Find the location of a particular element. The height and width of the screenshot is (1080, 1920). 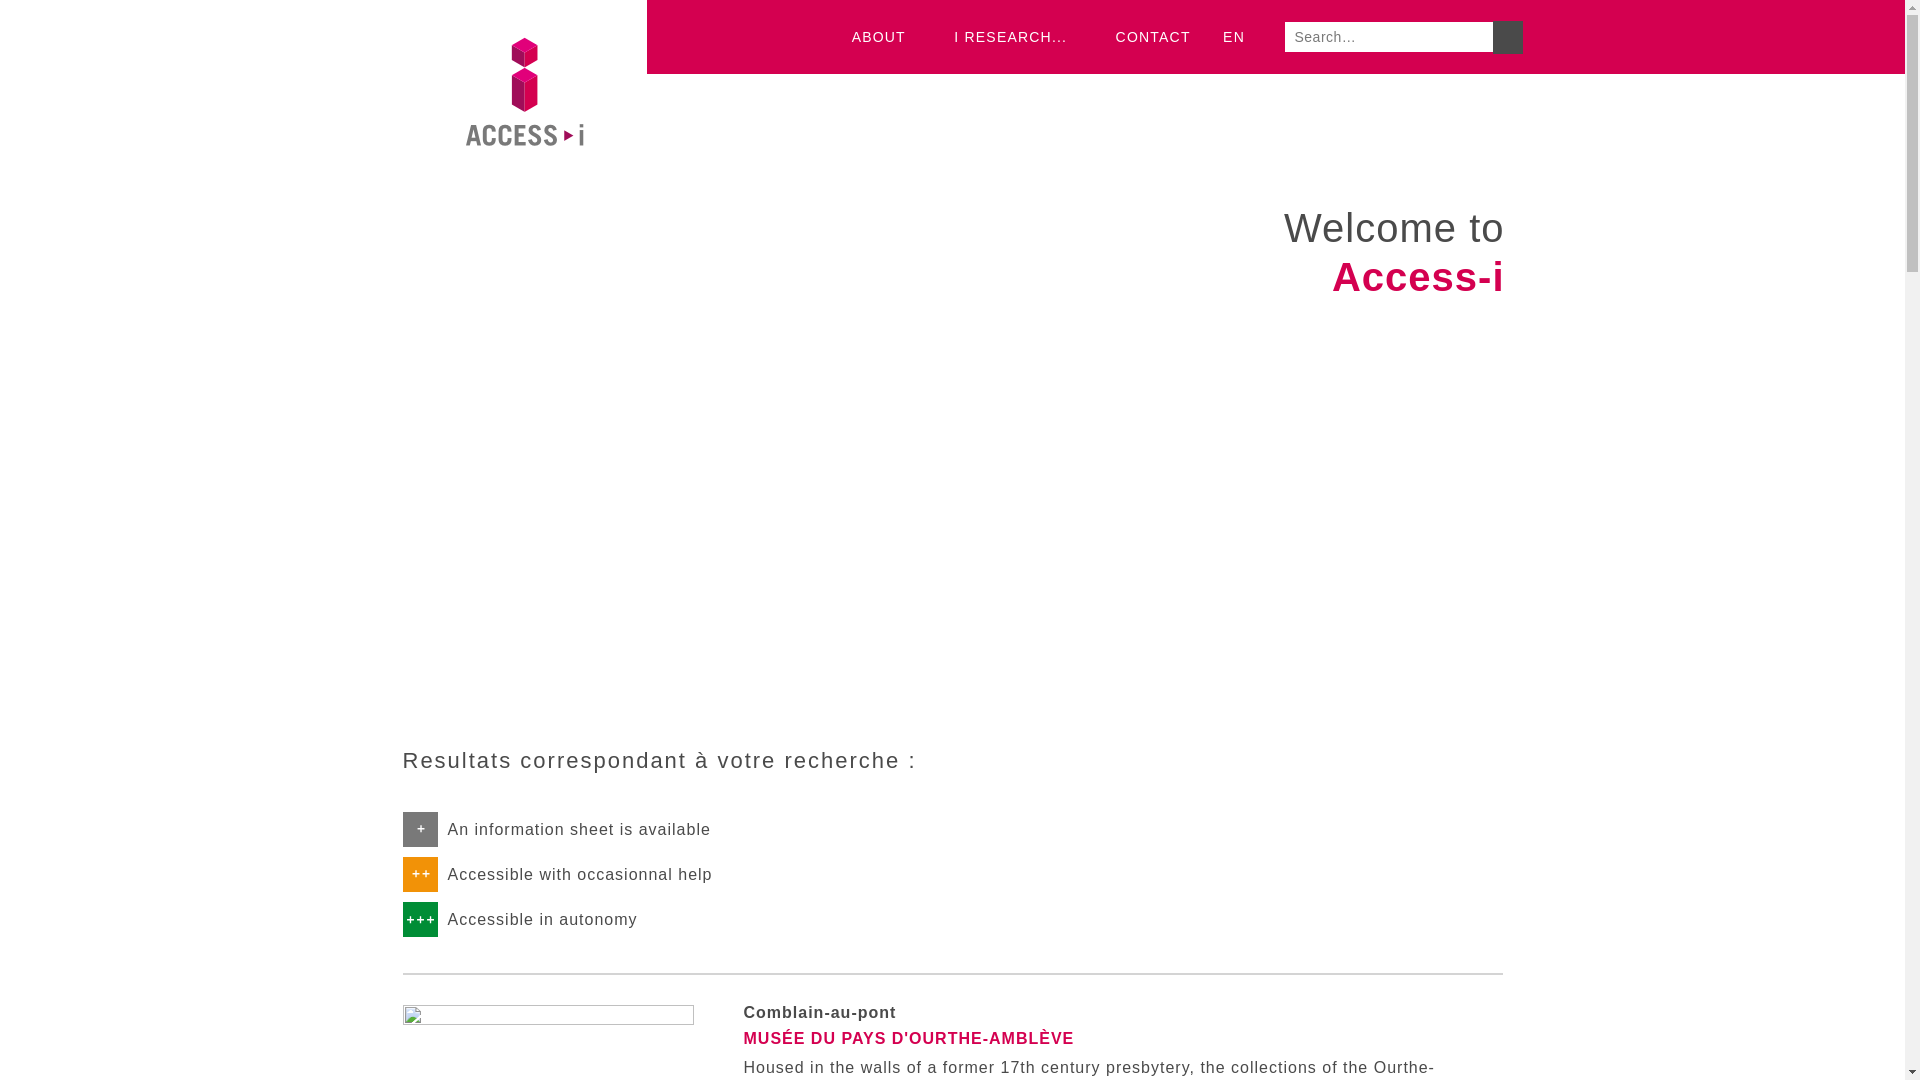

'CONTACT' is located at coordinates (1153, 37).